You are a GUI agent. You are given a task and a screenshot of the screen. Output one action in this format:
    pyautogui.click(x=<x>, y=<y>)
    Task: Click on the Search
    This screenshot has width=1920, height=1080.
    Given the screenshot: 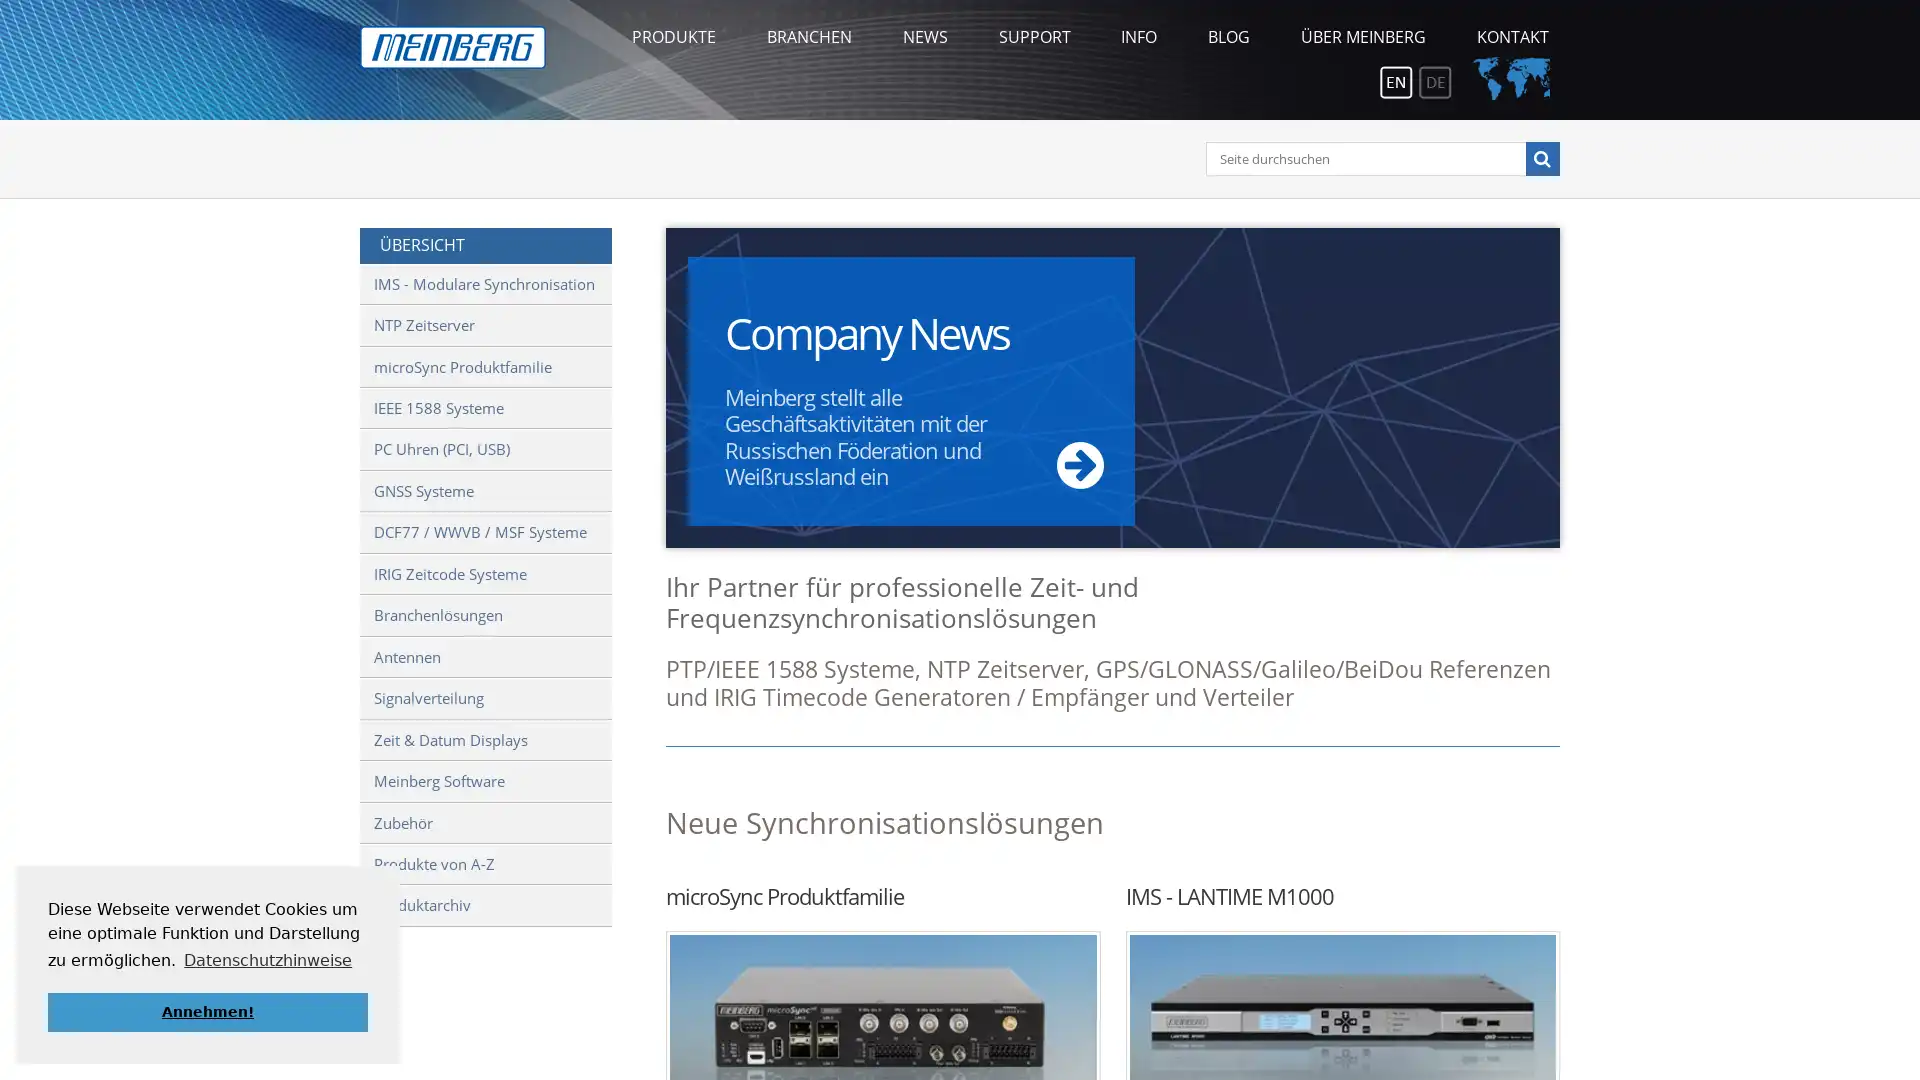 What is the action you would take?
    pyautogui.click(x=1540, y=157)
    